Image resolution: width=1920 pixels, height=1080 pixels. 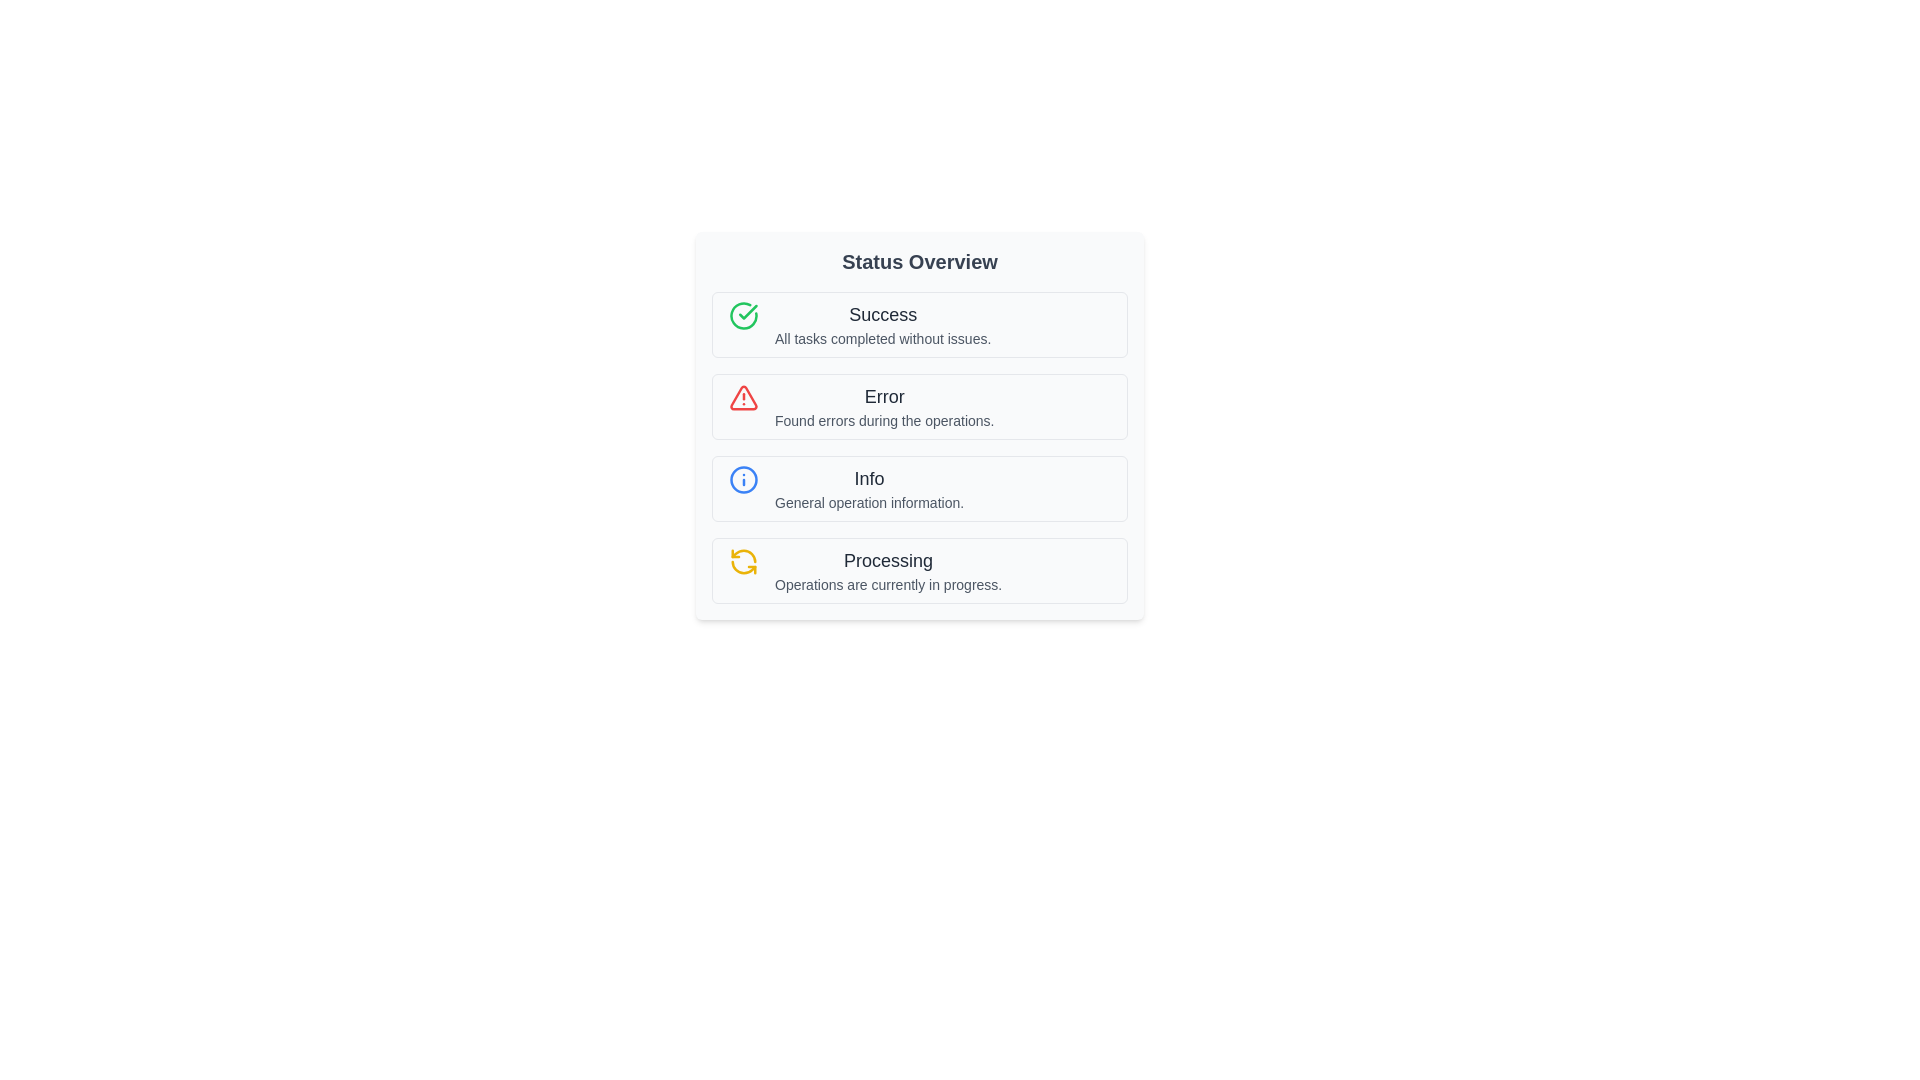 What do you see at coordinates (882, 315) in the screenshot?
I see `the 'Success' text label, which is styled in a larger, bold font and serves as a header for a status item, located above the text 'All tasks completed without issues.'` at bounding box center [882, 315].